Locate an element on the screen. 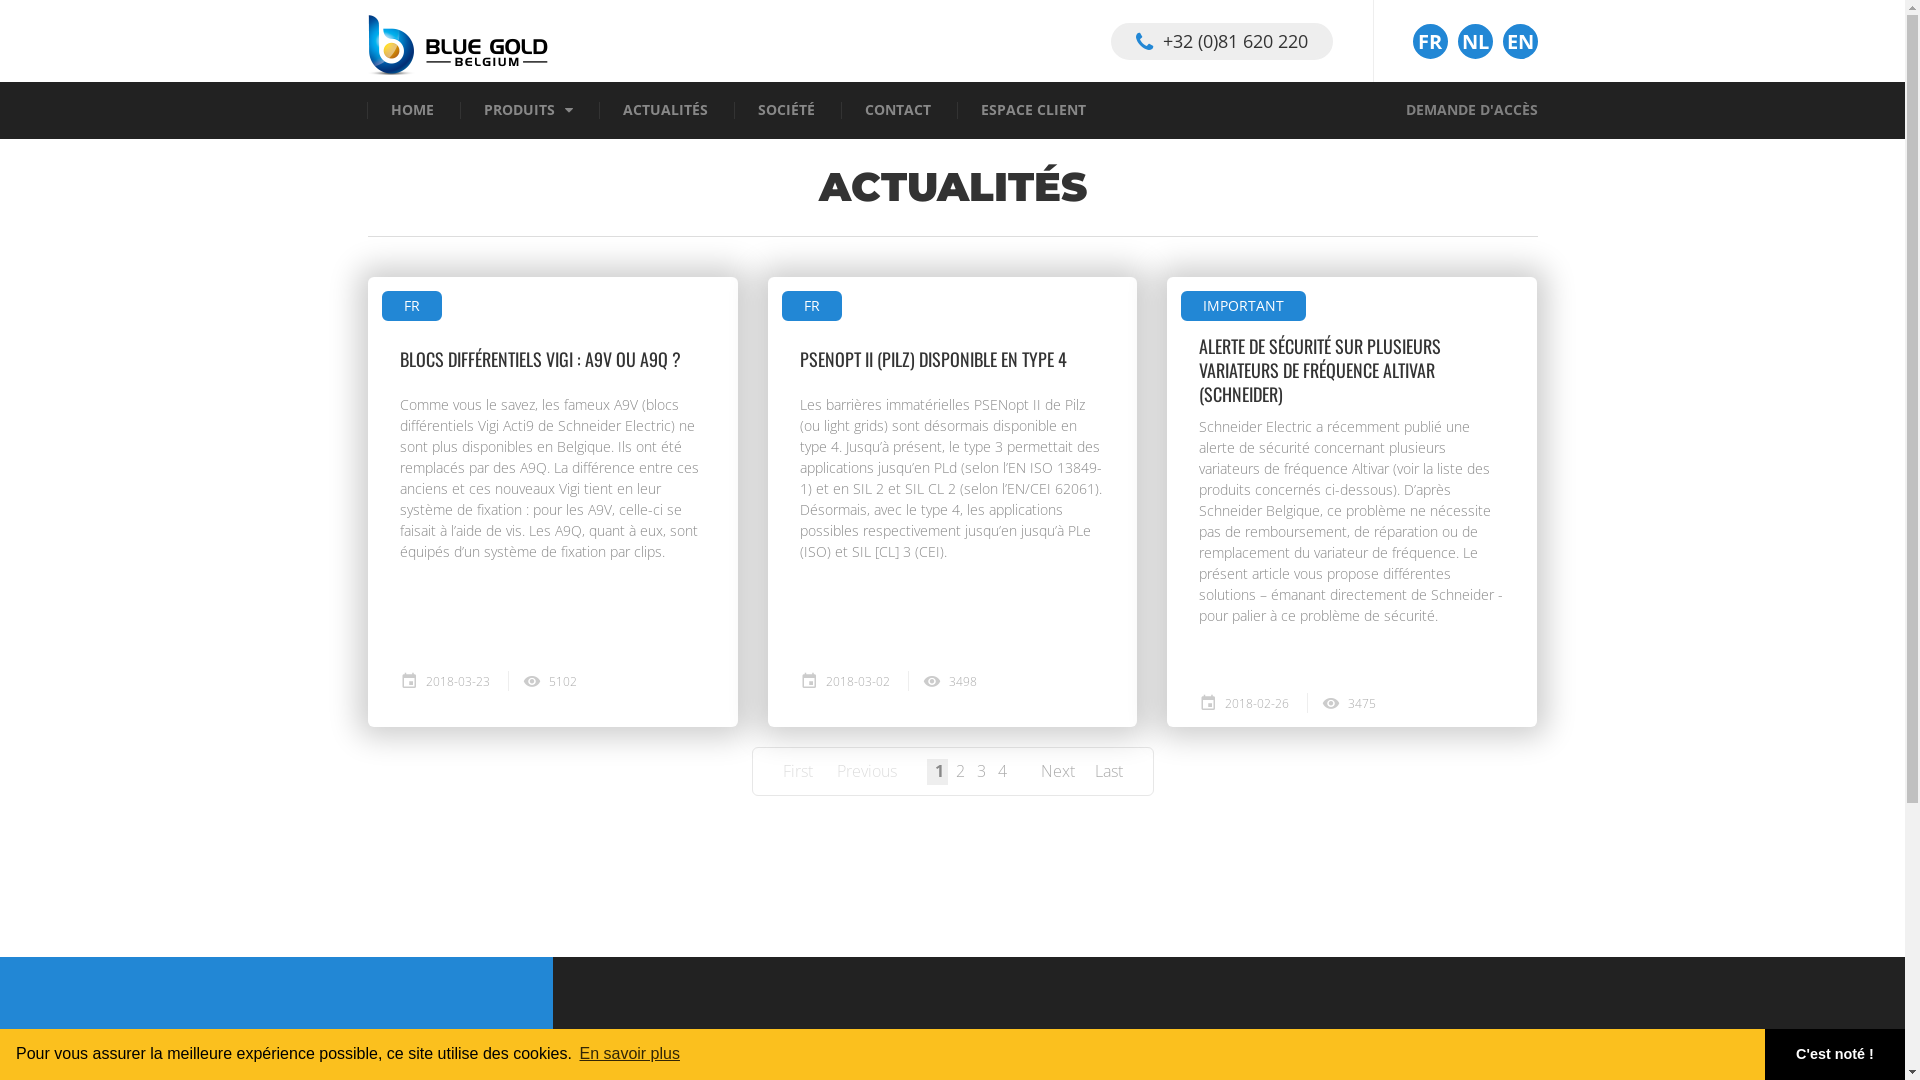 The height and width of the screenshot is (1080, 1920). 'ESPACE CLIENT' is located at coordinates (1032, 110).